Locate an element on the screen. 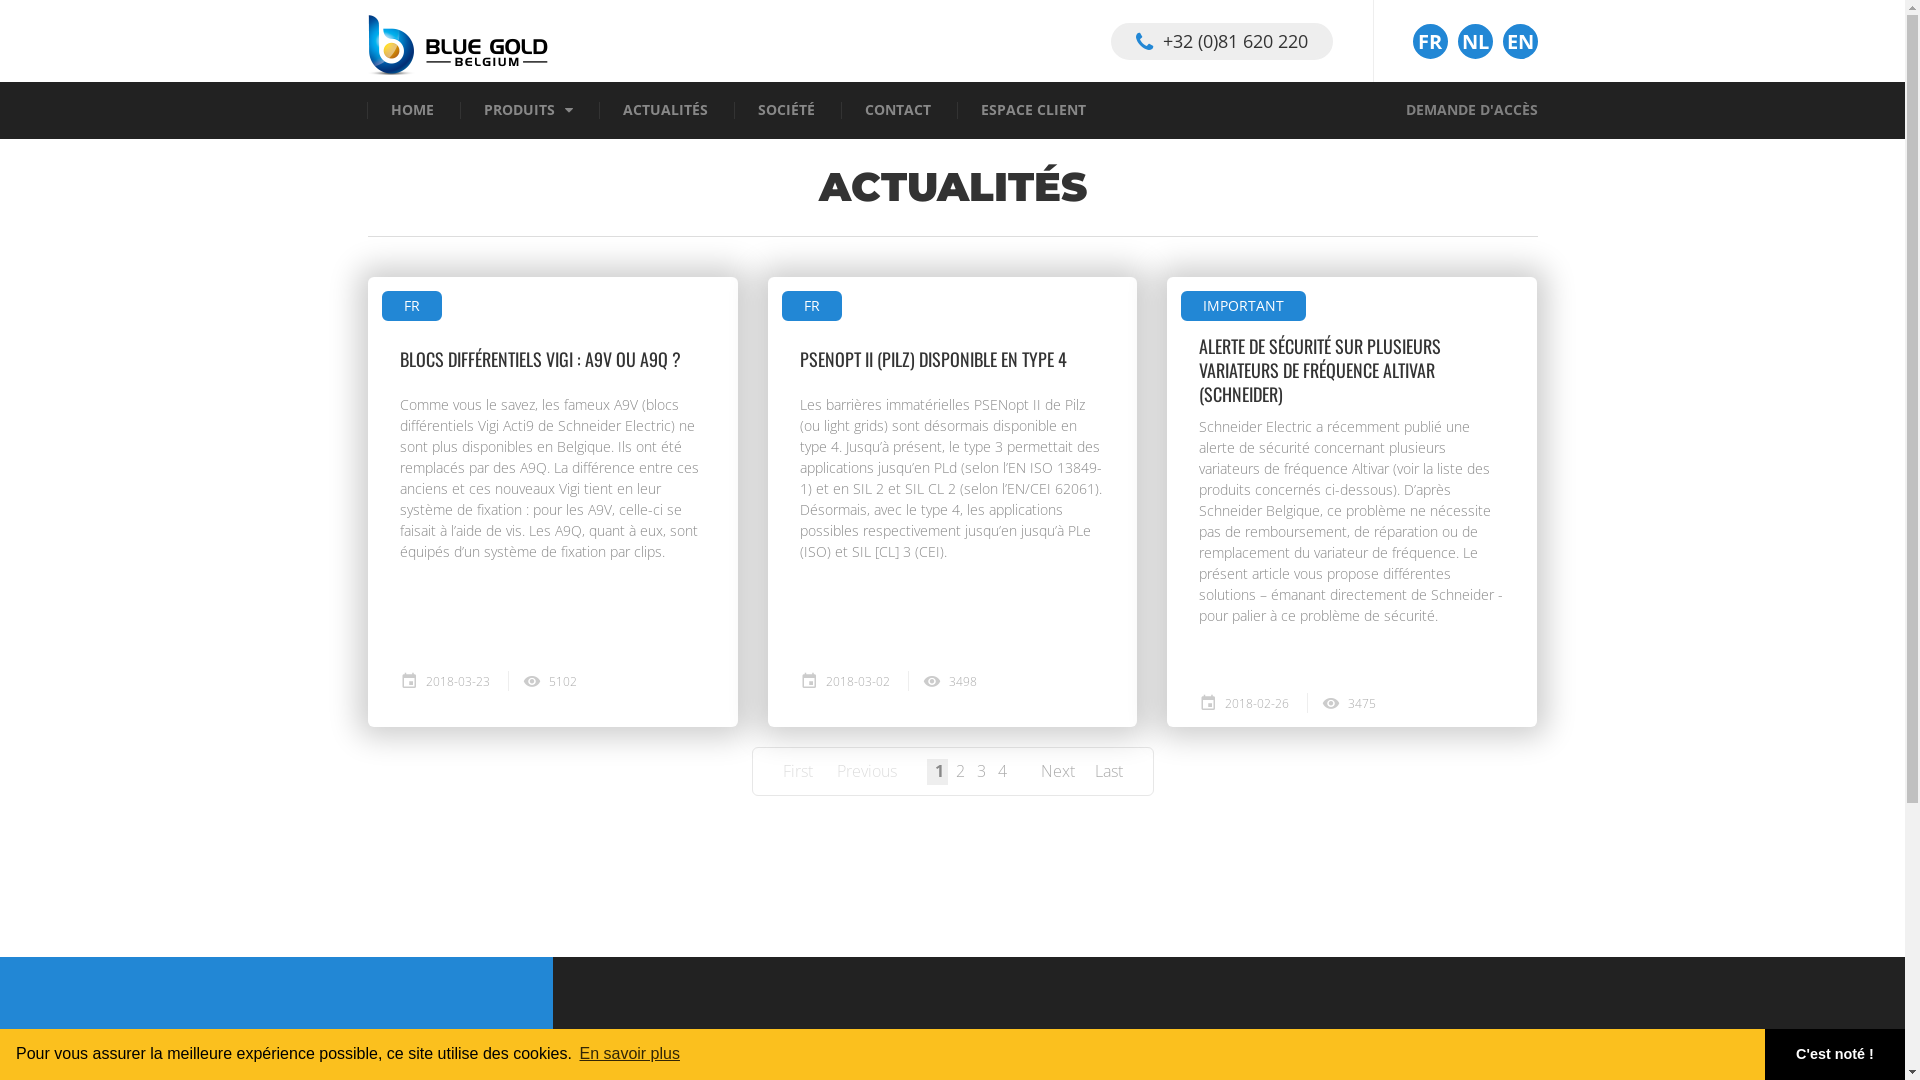 The height and width of the screenshot is (1080, 1920). 'ESPACE CLIENT' is located at coordinates (1032, 110).